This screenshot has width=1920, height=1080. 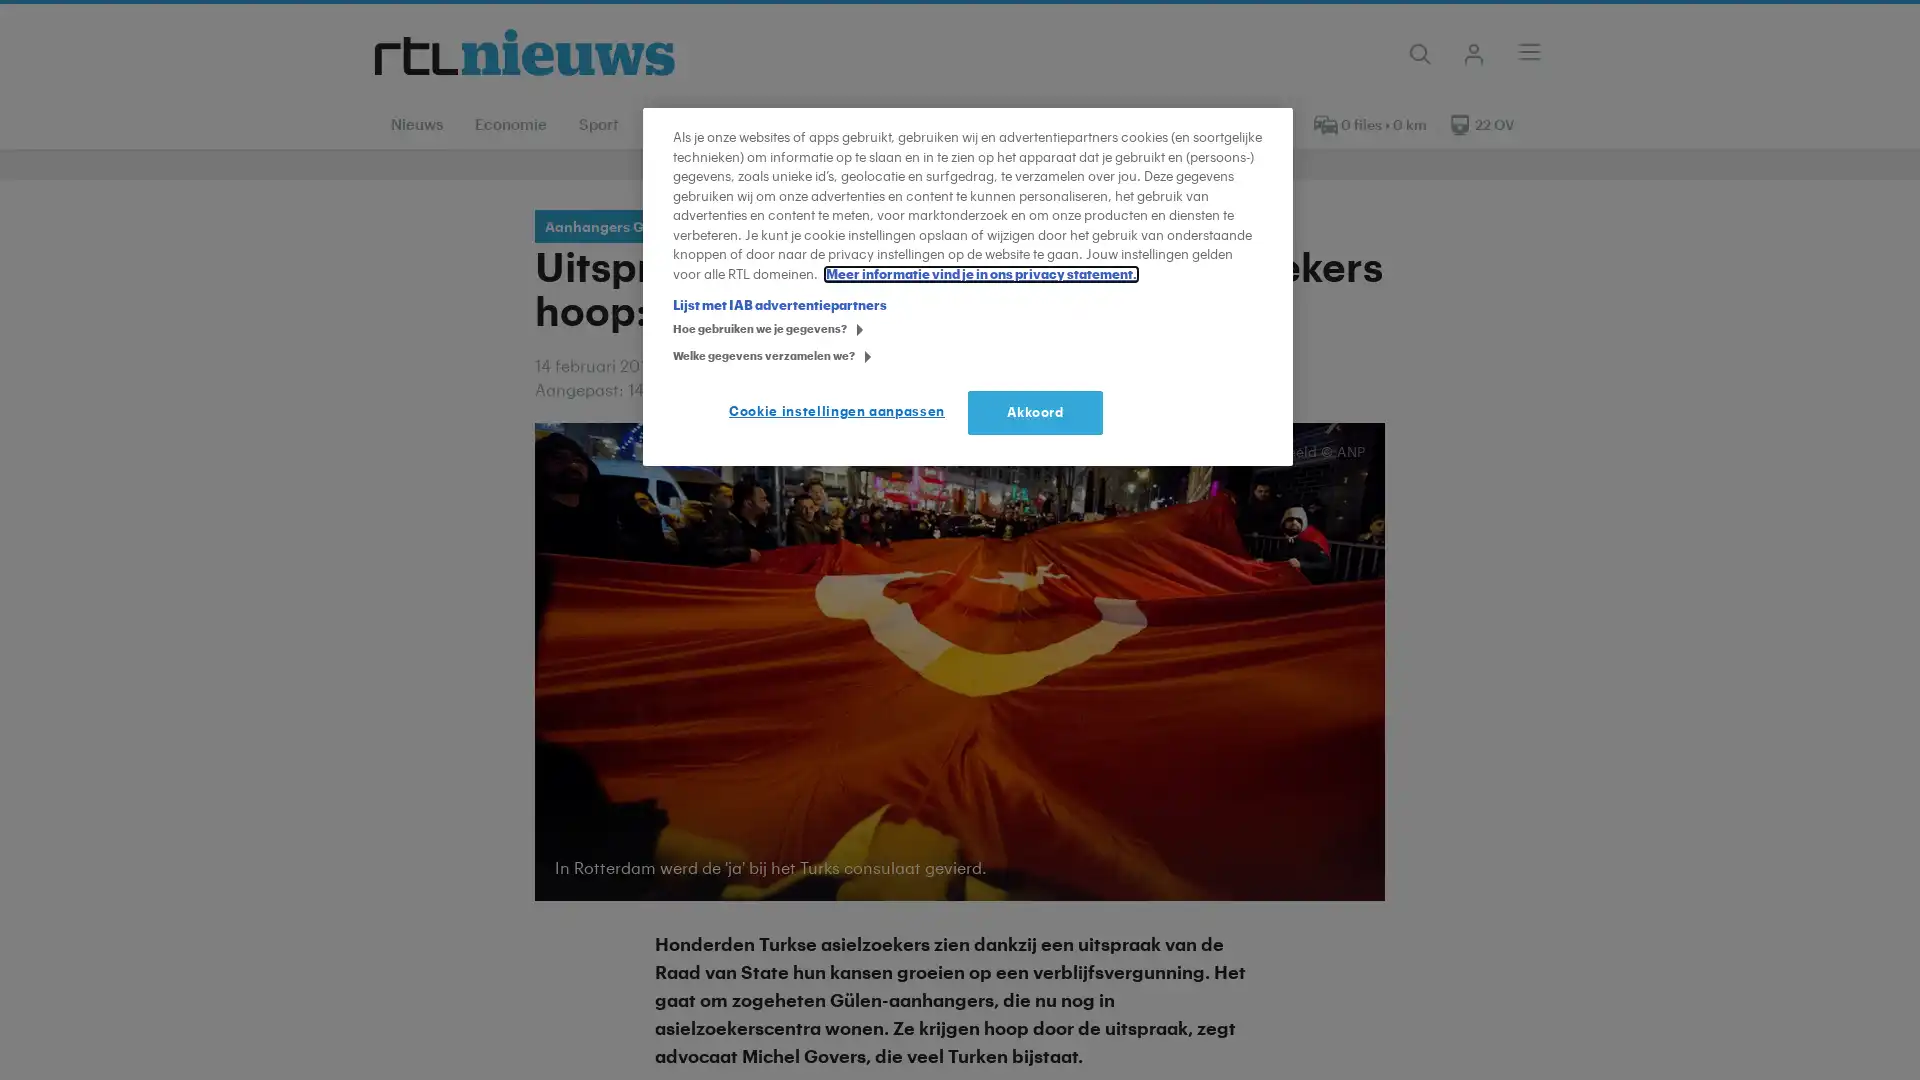 What do you see at coordinates (841, 411) in the screenshot?
I see `Cookie instellingen aanpassen` at bounding box center [841, 411].